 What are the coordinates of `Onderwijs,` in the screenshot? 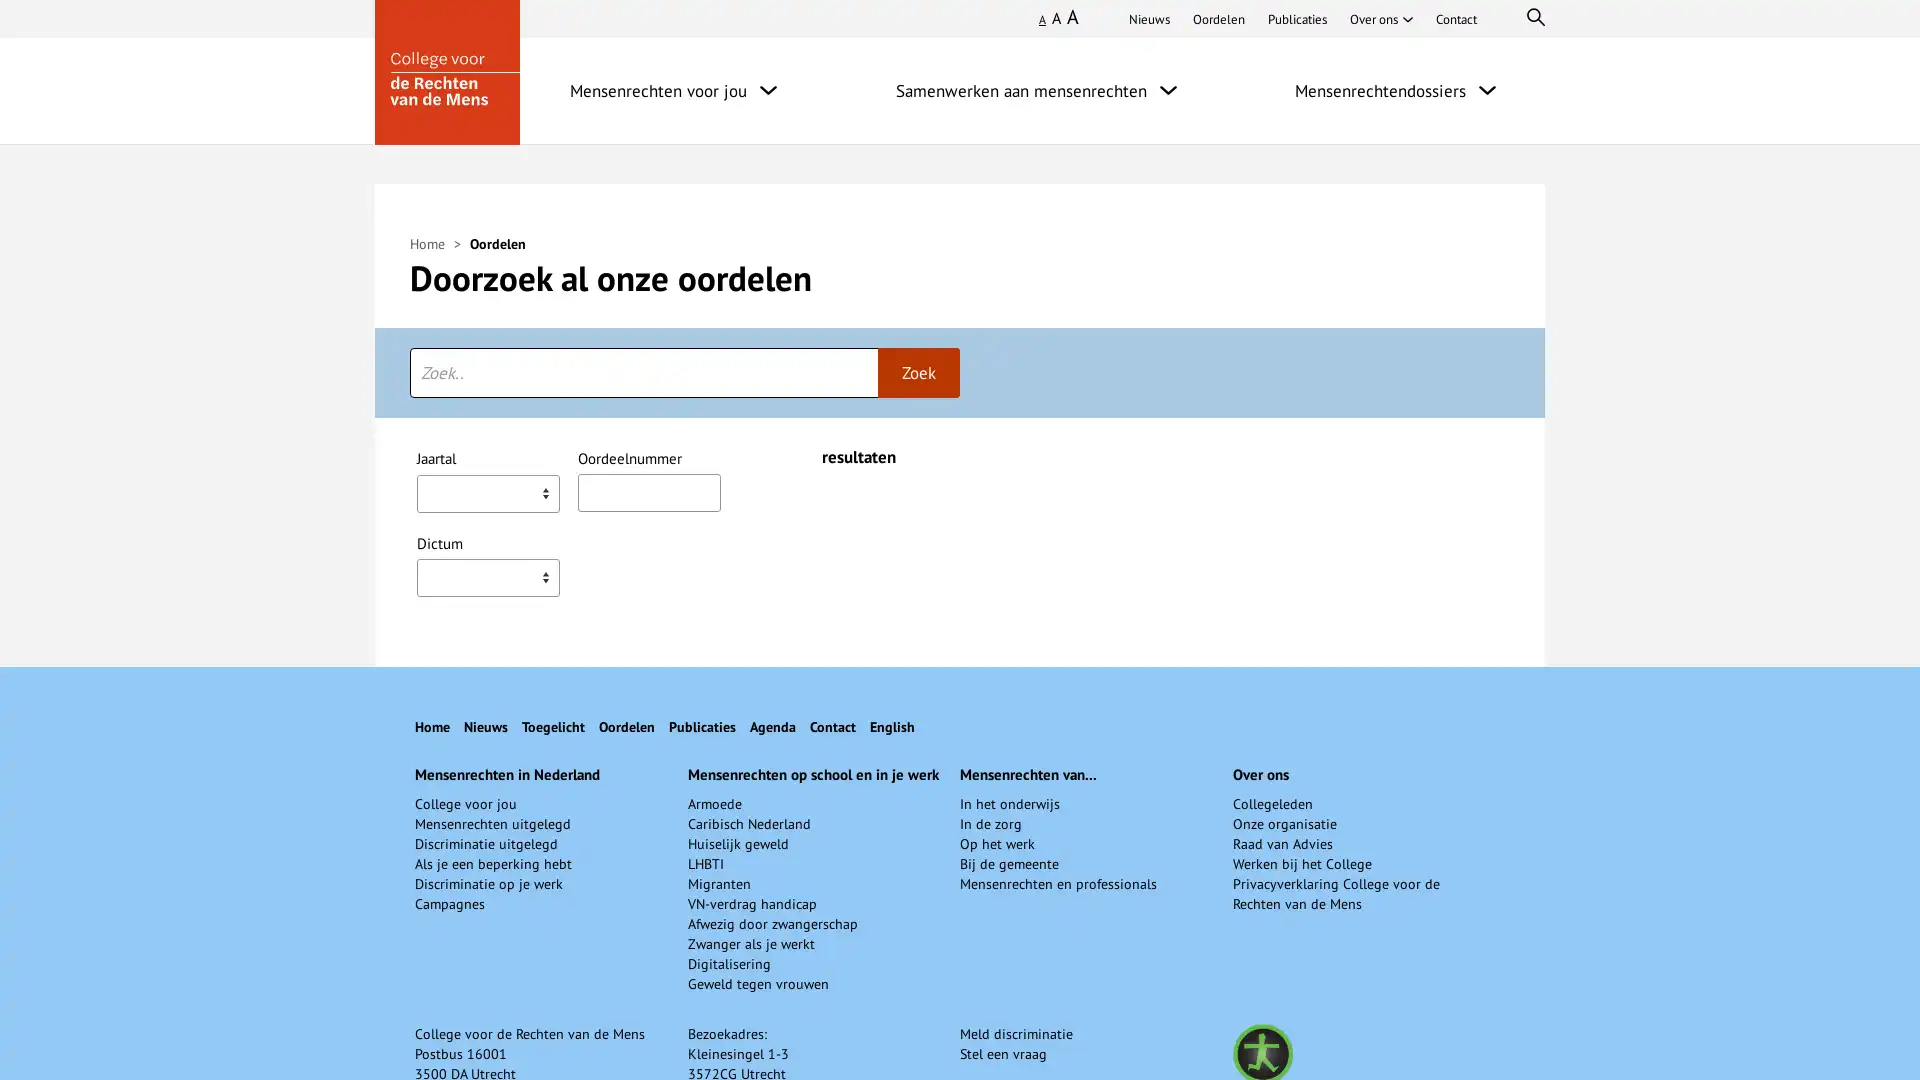 It's located at (1272, 1026).